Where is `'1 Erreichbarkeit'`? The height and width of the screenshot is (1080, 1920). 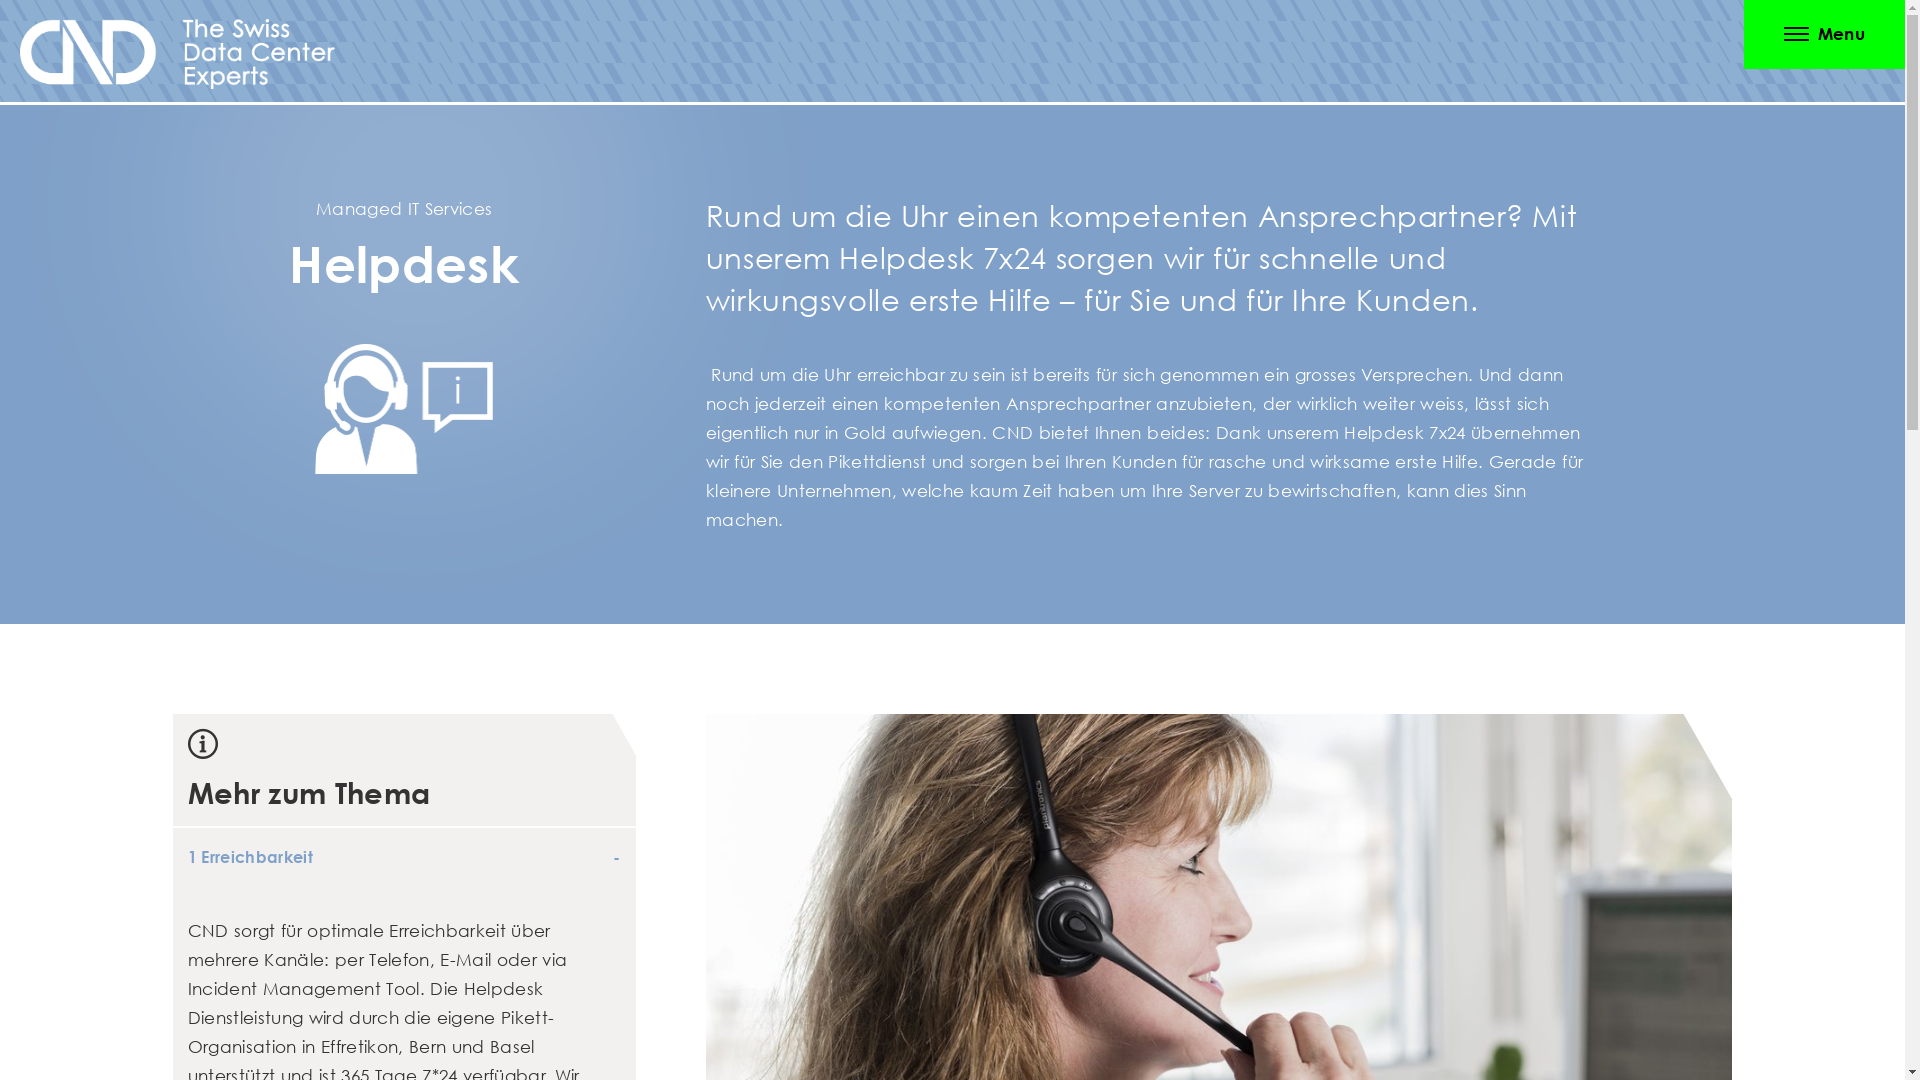
'1 Erreichbarkeit' is located at coordinates (402, 856).